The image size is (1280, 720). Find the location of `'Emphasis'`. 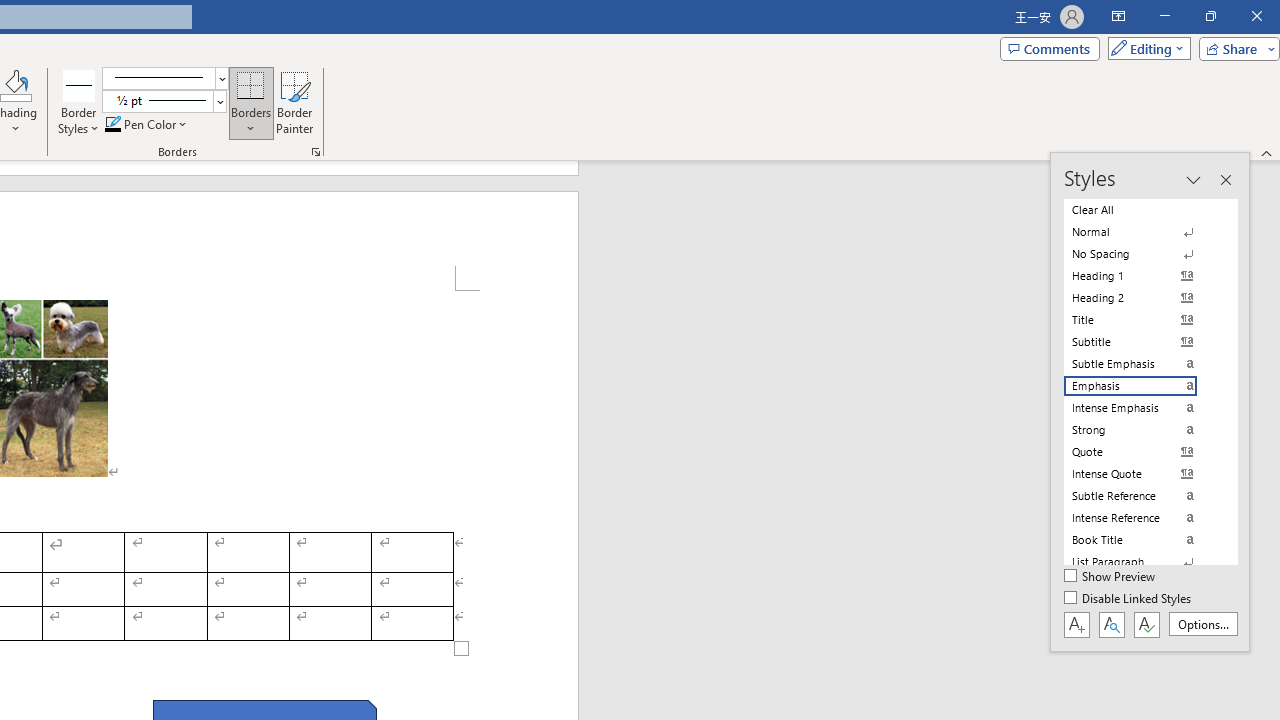

'Emphasis' is located at coordinates (1142, 385).